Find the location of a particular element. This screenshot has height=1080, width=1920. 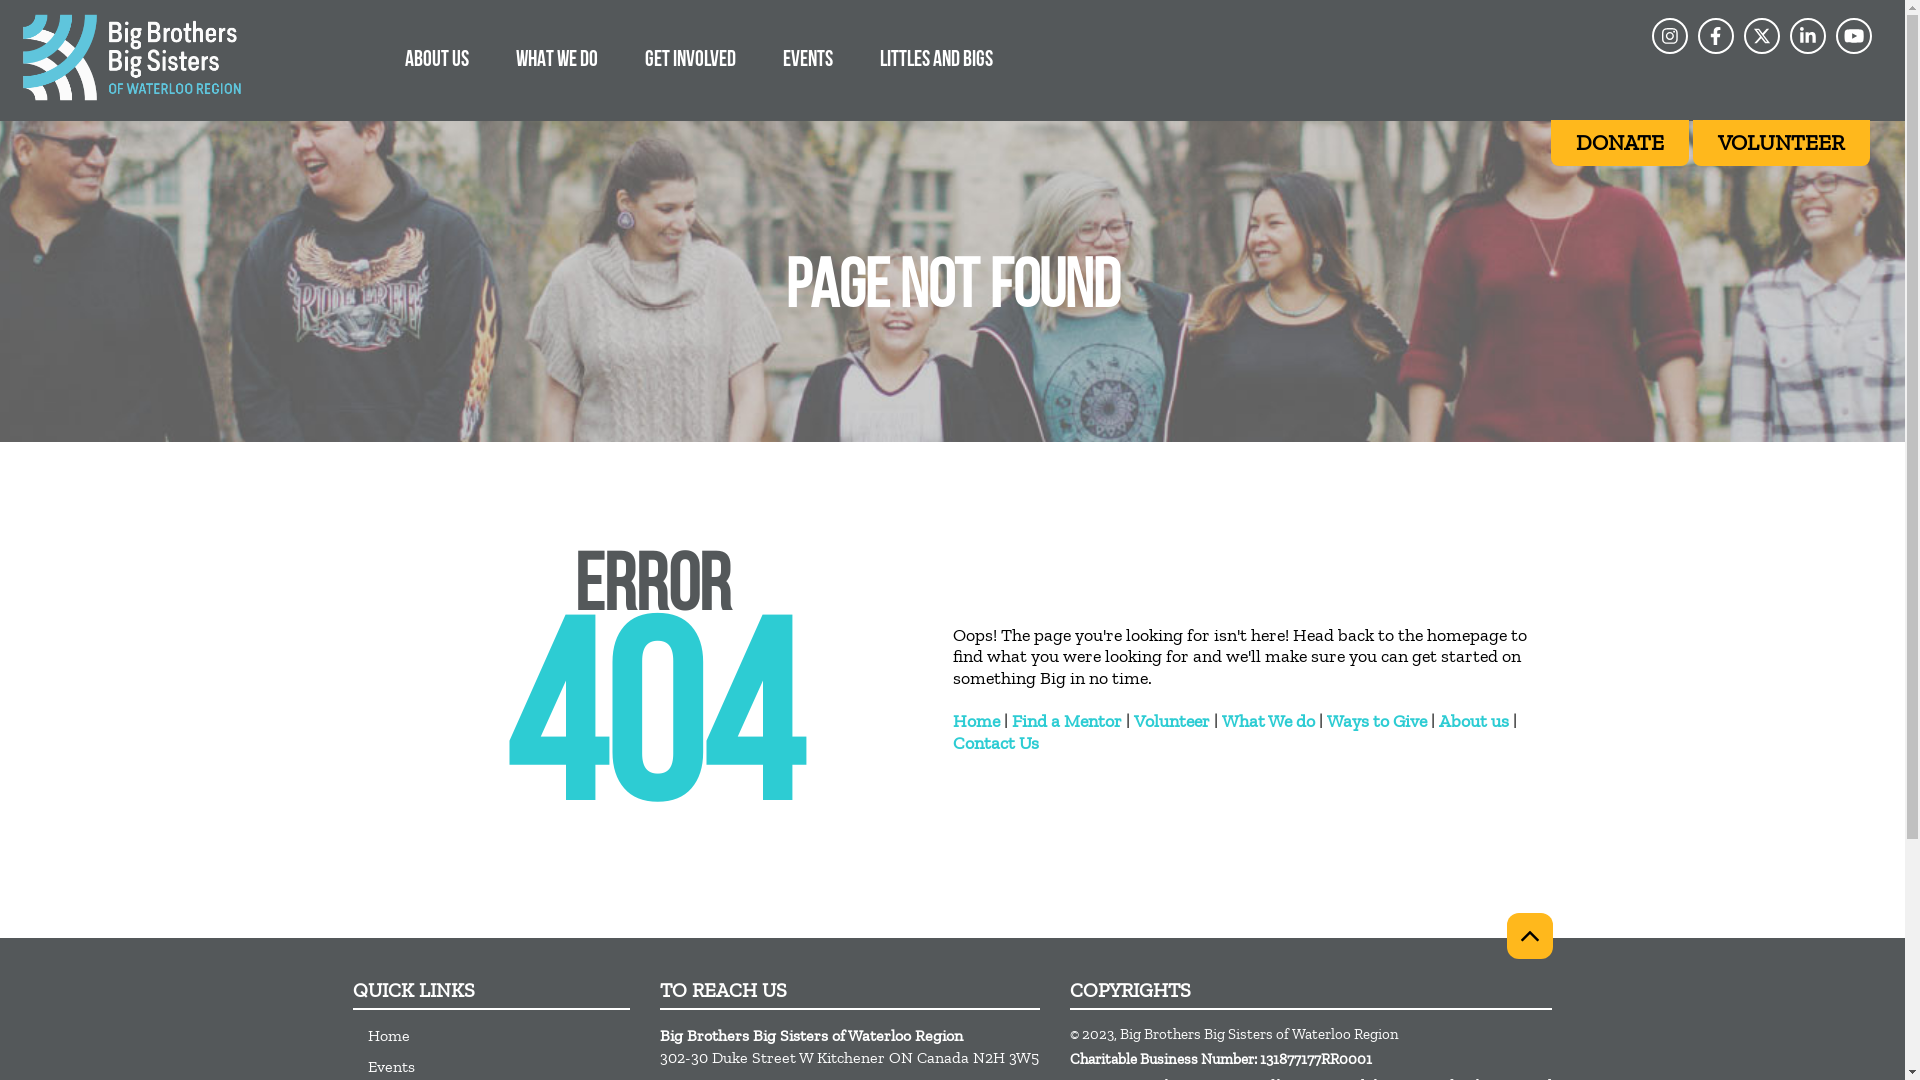

'Ways to Give' is located at coordinates (1325, 721).